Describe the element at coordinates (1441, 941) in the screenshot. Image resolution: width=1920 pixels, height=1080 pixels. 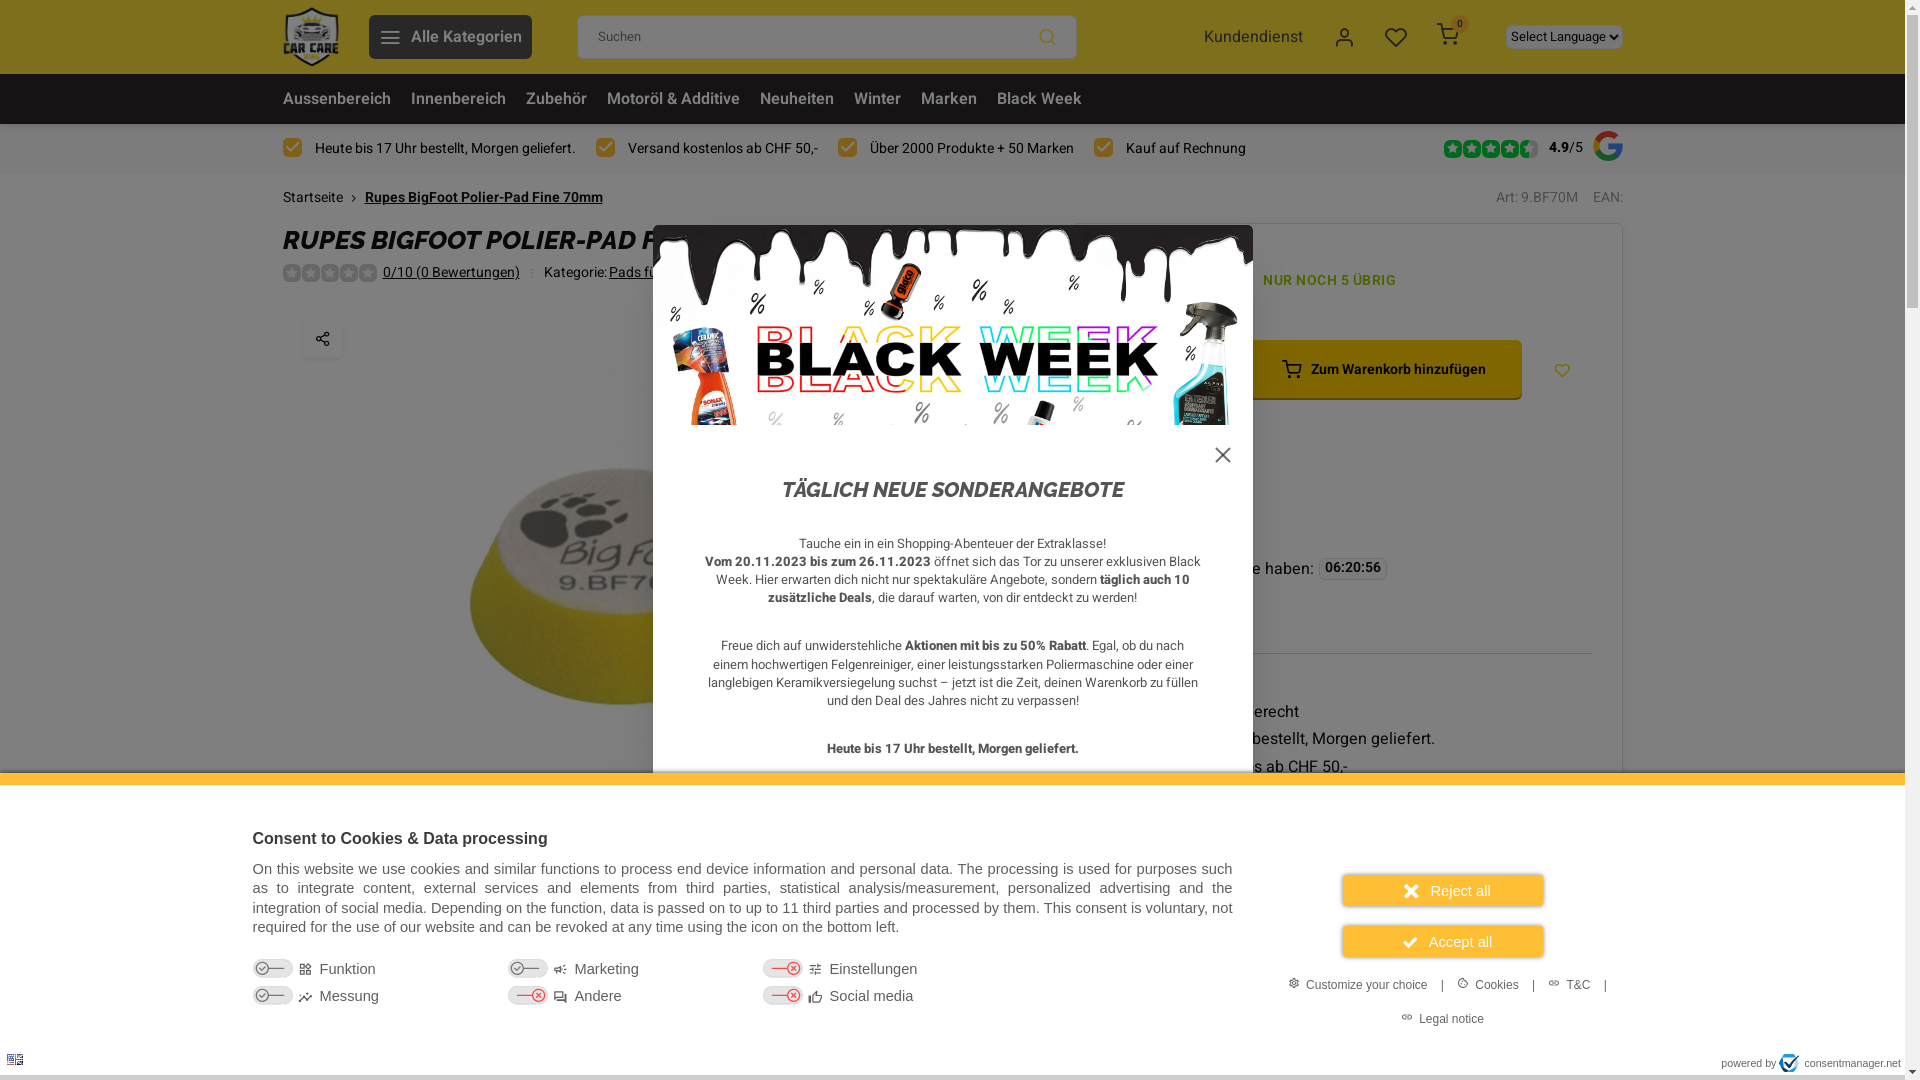
I see `'Accept all'` at that location.